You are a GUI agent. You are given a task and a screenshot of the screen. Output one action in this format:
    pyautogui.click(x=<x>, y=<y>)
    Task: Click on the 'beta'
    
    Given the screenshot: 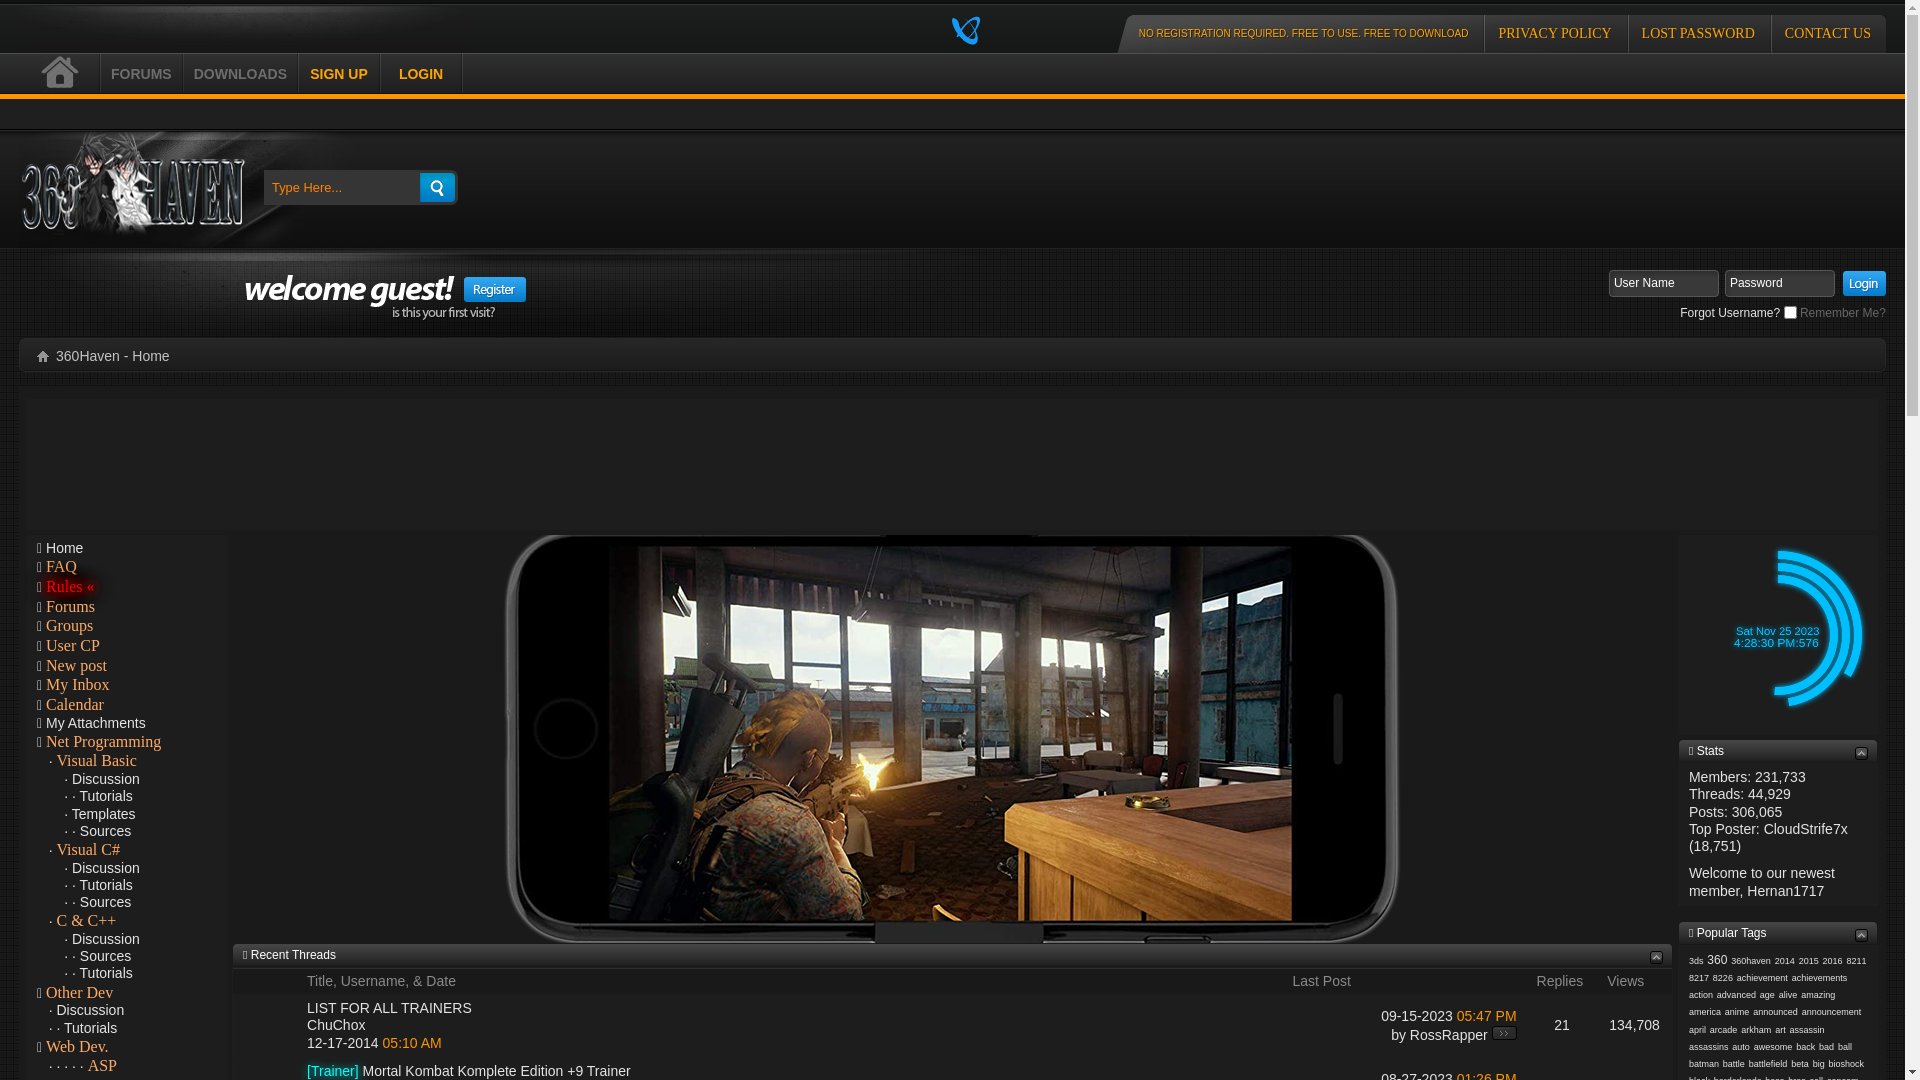 What is the action you would take?
    pyautogui.click(x=1800, y=1063)
    